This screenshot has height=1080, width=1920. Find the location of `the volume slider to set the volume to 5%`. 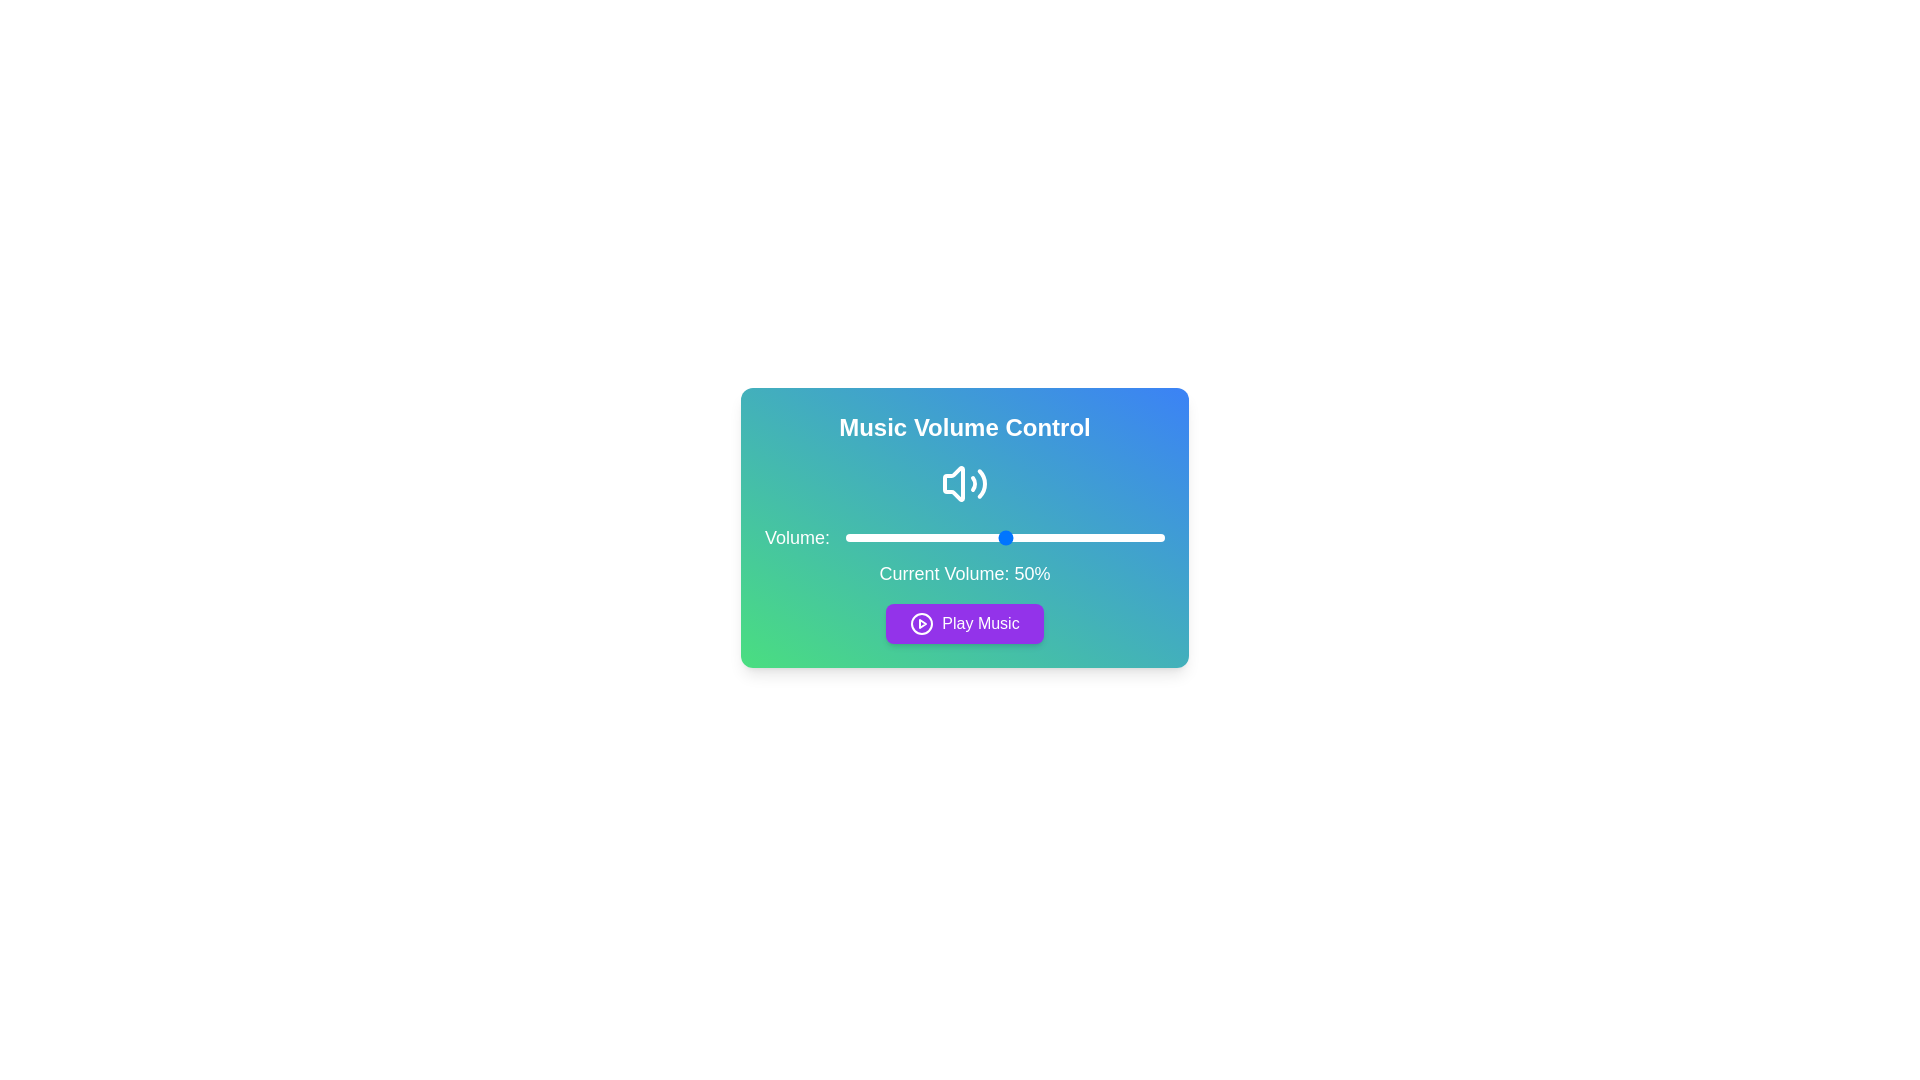

the volume slider to set the volume to 5% is located at coordinates (862, 536).